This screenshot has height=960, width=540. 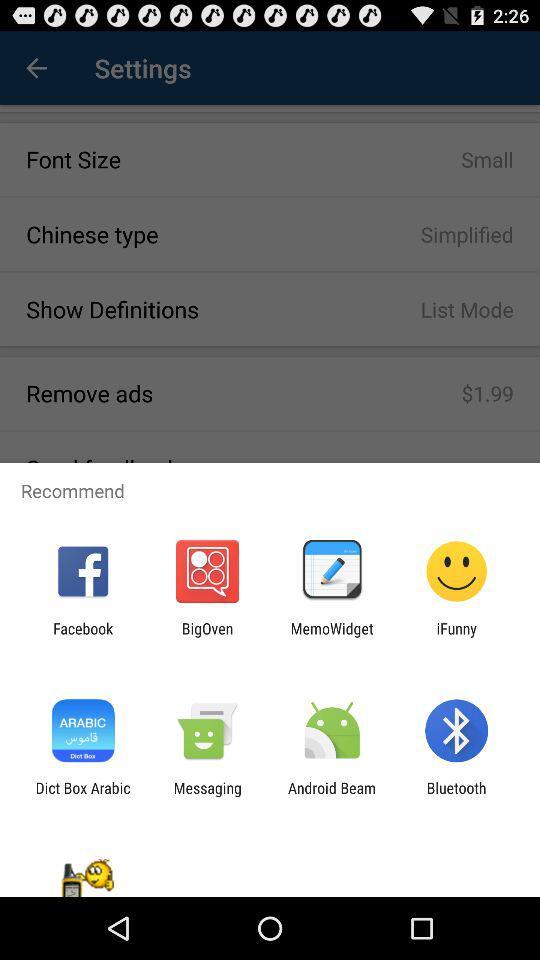 I want to click on the app next to messaging, so click(x=332, y=796).